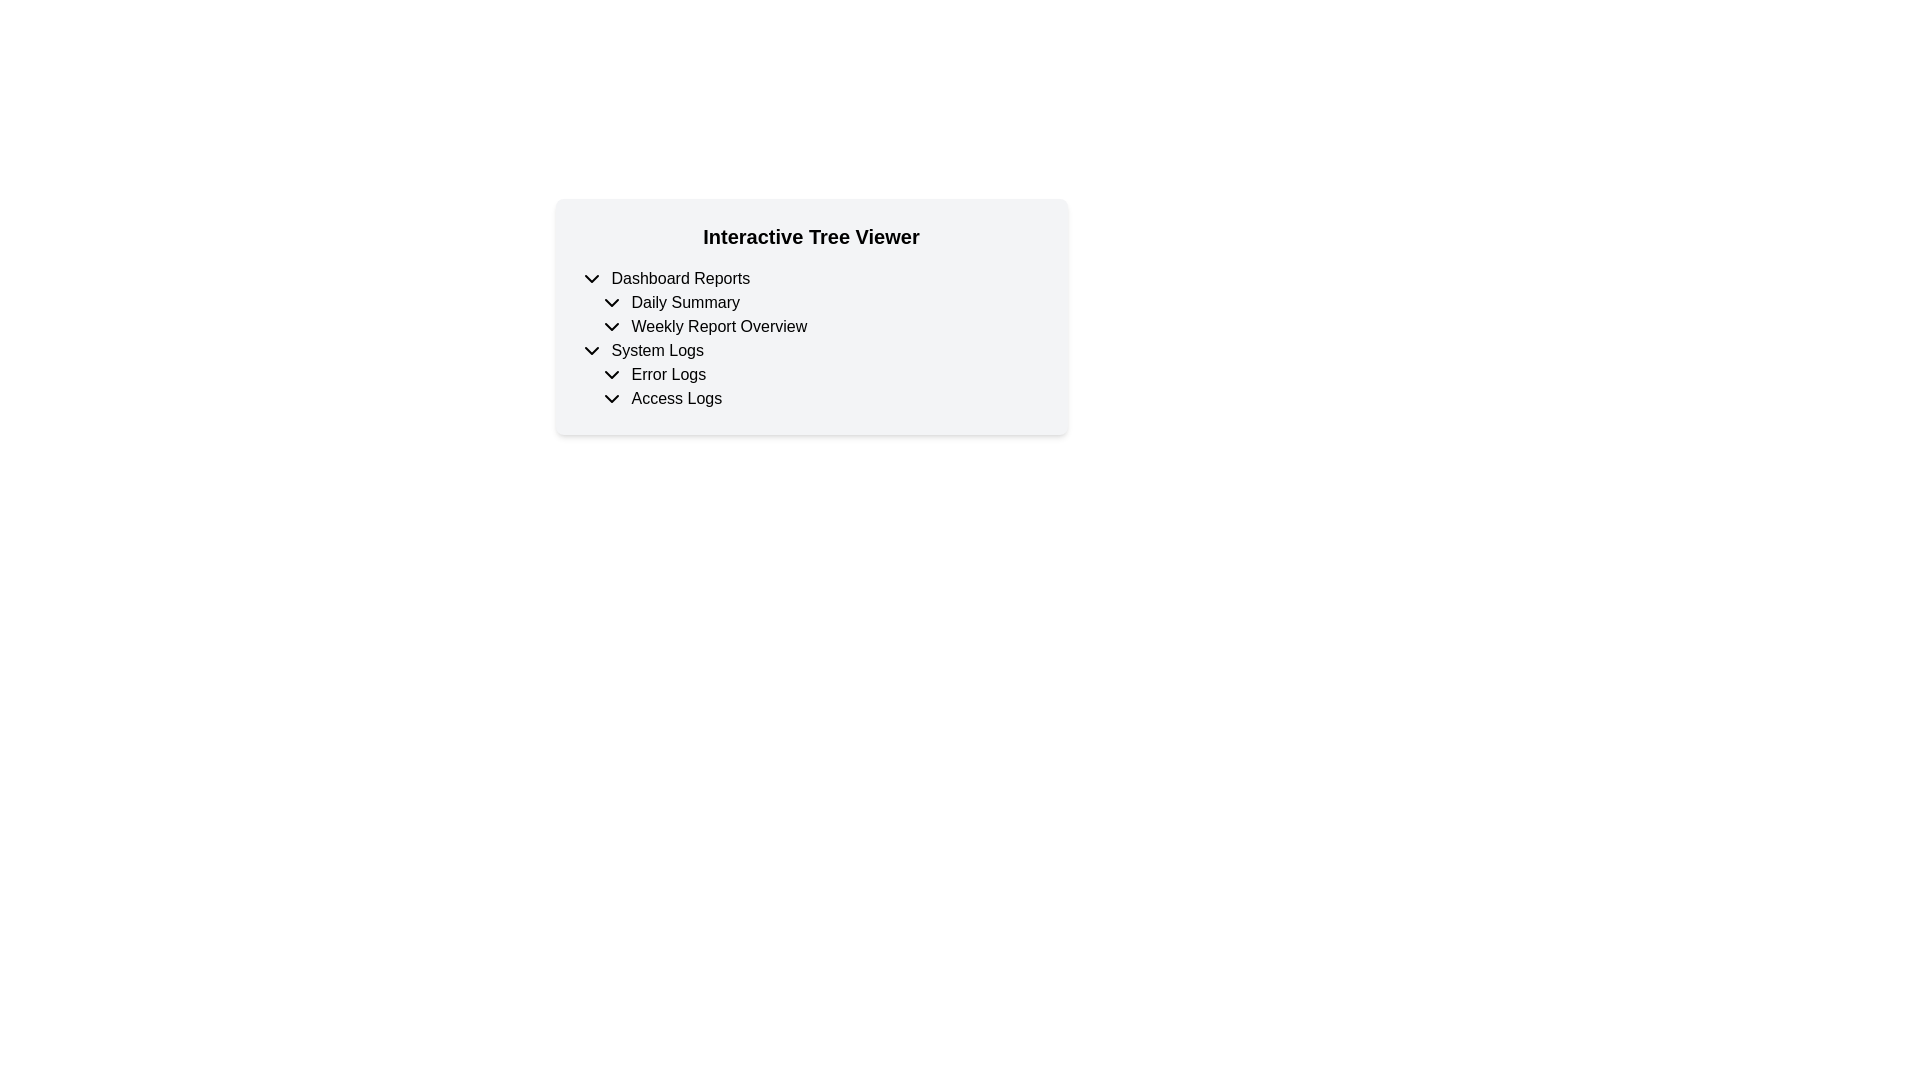  Describe the element at coordinates (680, 278) in the screenshot. I see `the 'Dashboard Reports' header in the tree view interface, which serves as a title for expandable subsections` at that location.